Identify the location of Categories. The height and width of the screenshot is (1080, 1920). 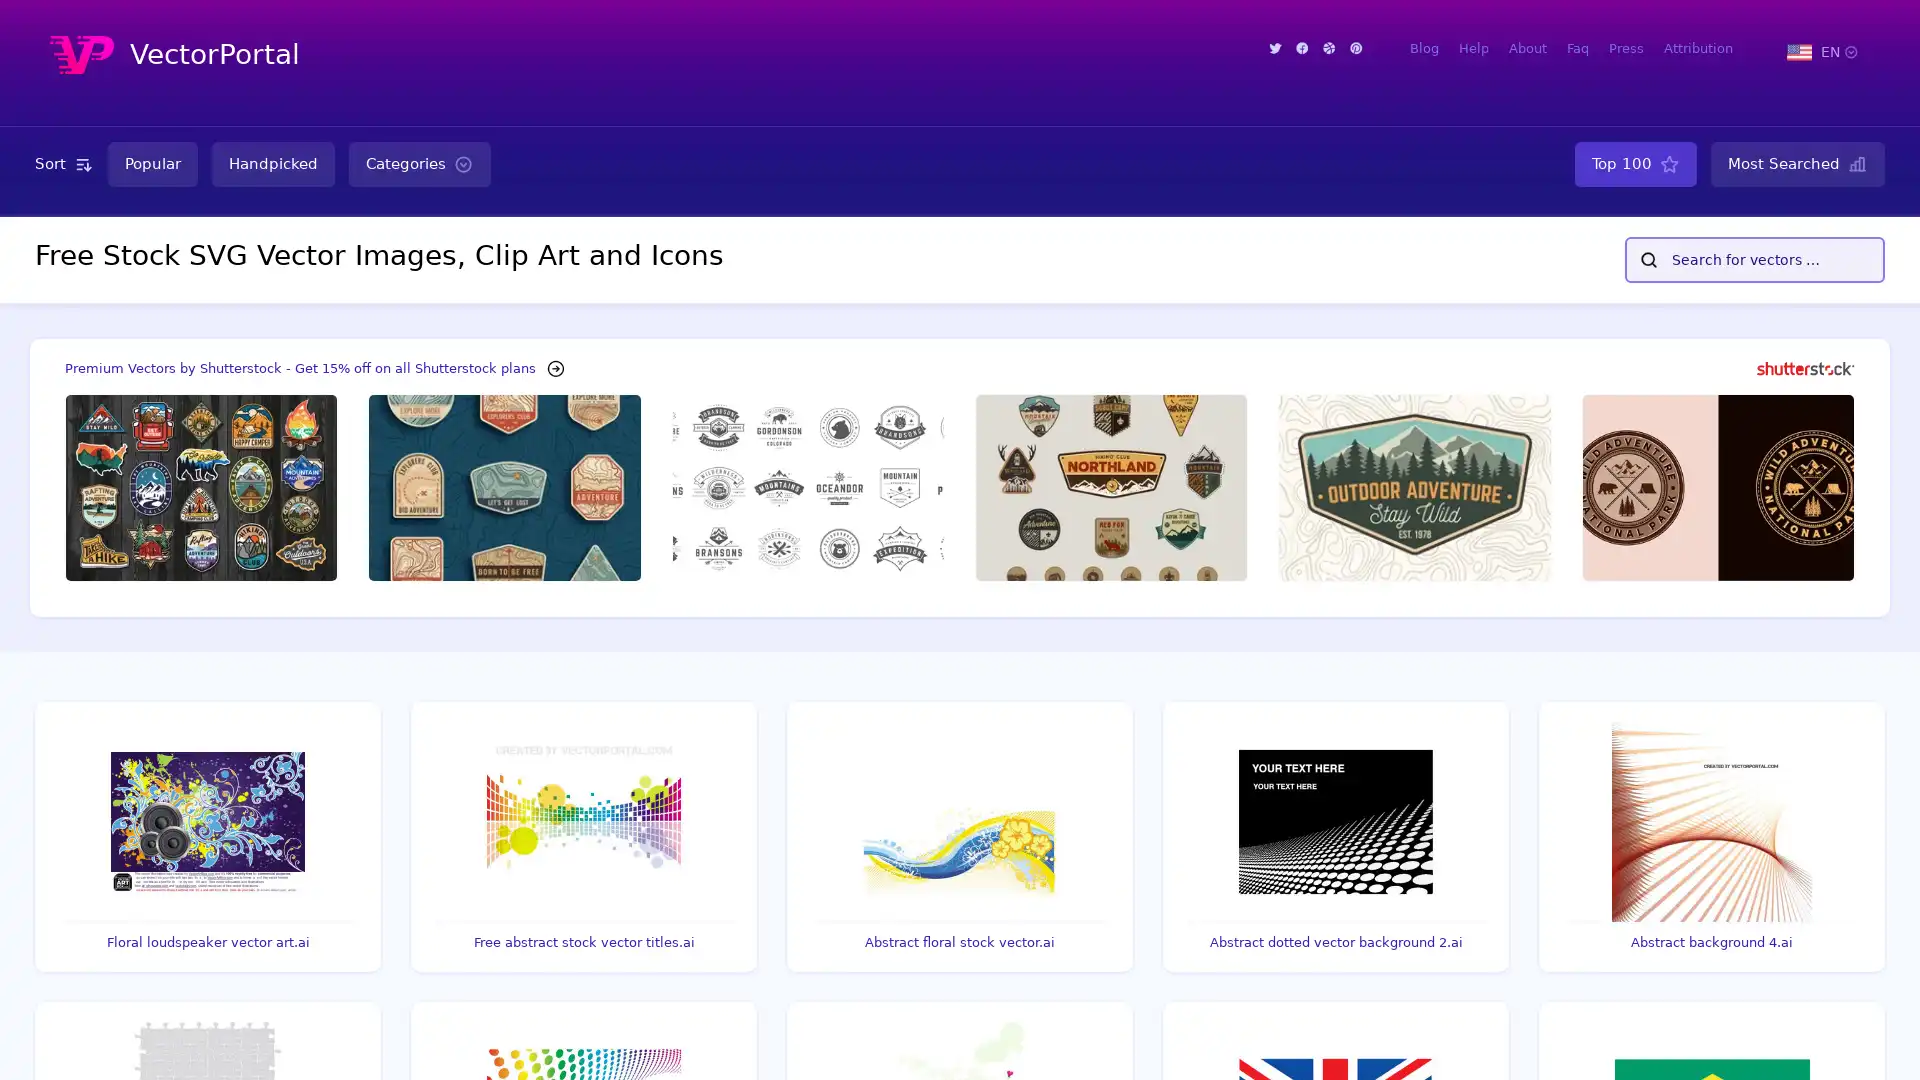
(419, 163).